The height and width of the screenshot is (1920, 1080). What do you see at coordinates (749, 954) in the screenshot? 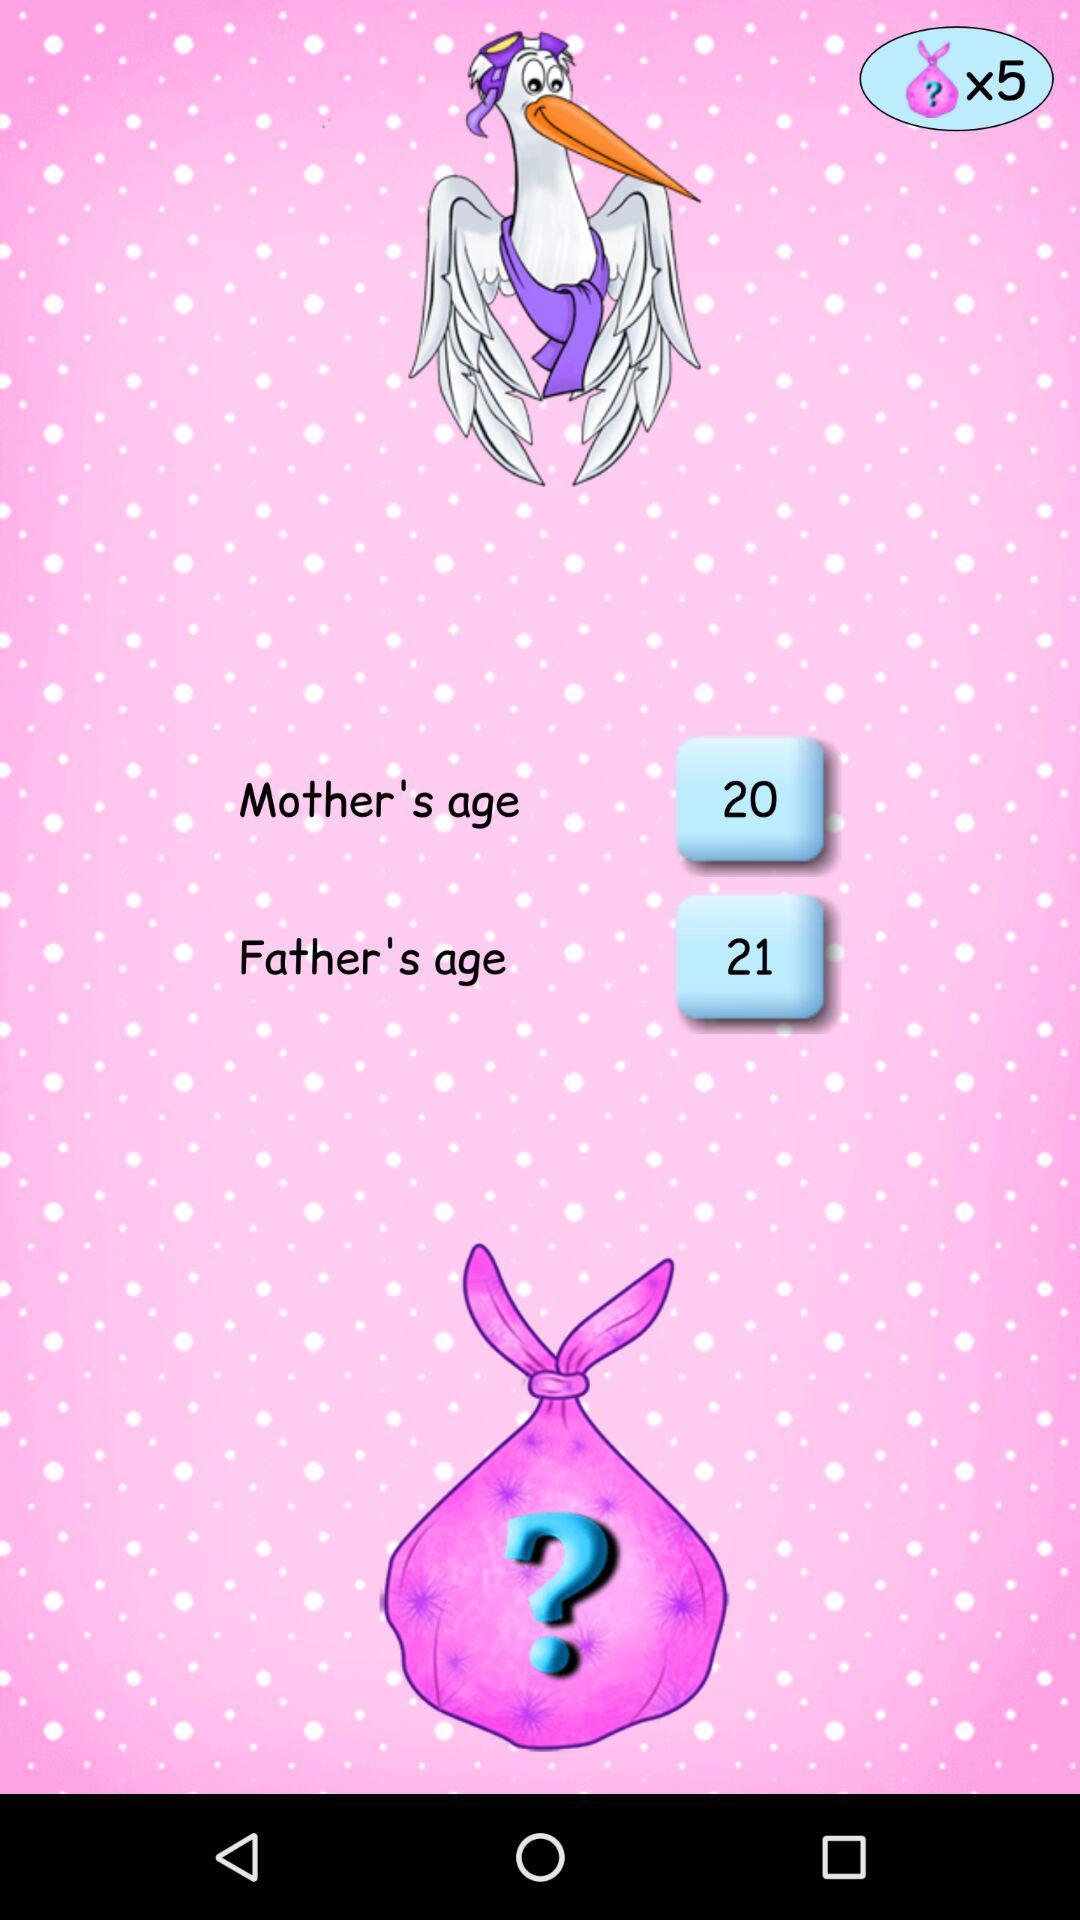
I see `the icon to the right of father's age` at bounding box center [749, 954].